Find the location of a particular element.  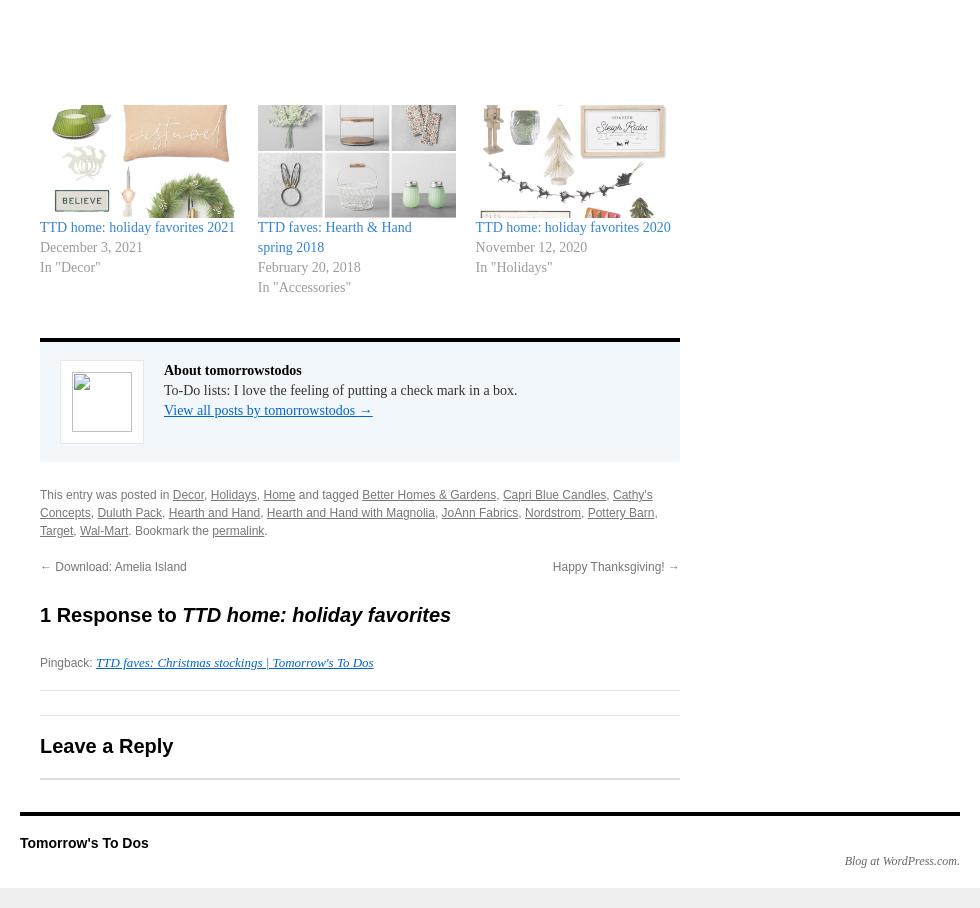

'Pingback:' is located at coordinates (68, 662).